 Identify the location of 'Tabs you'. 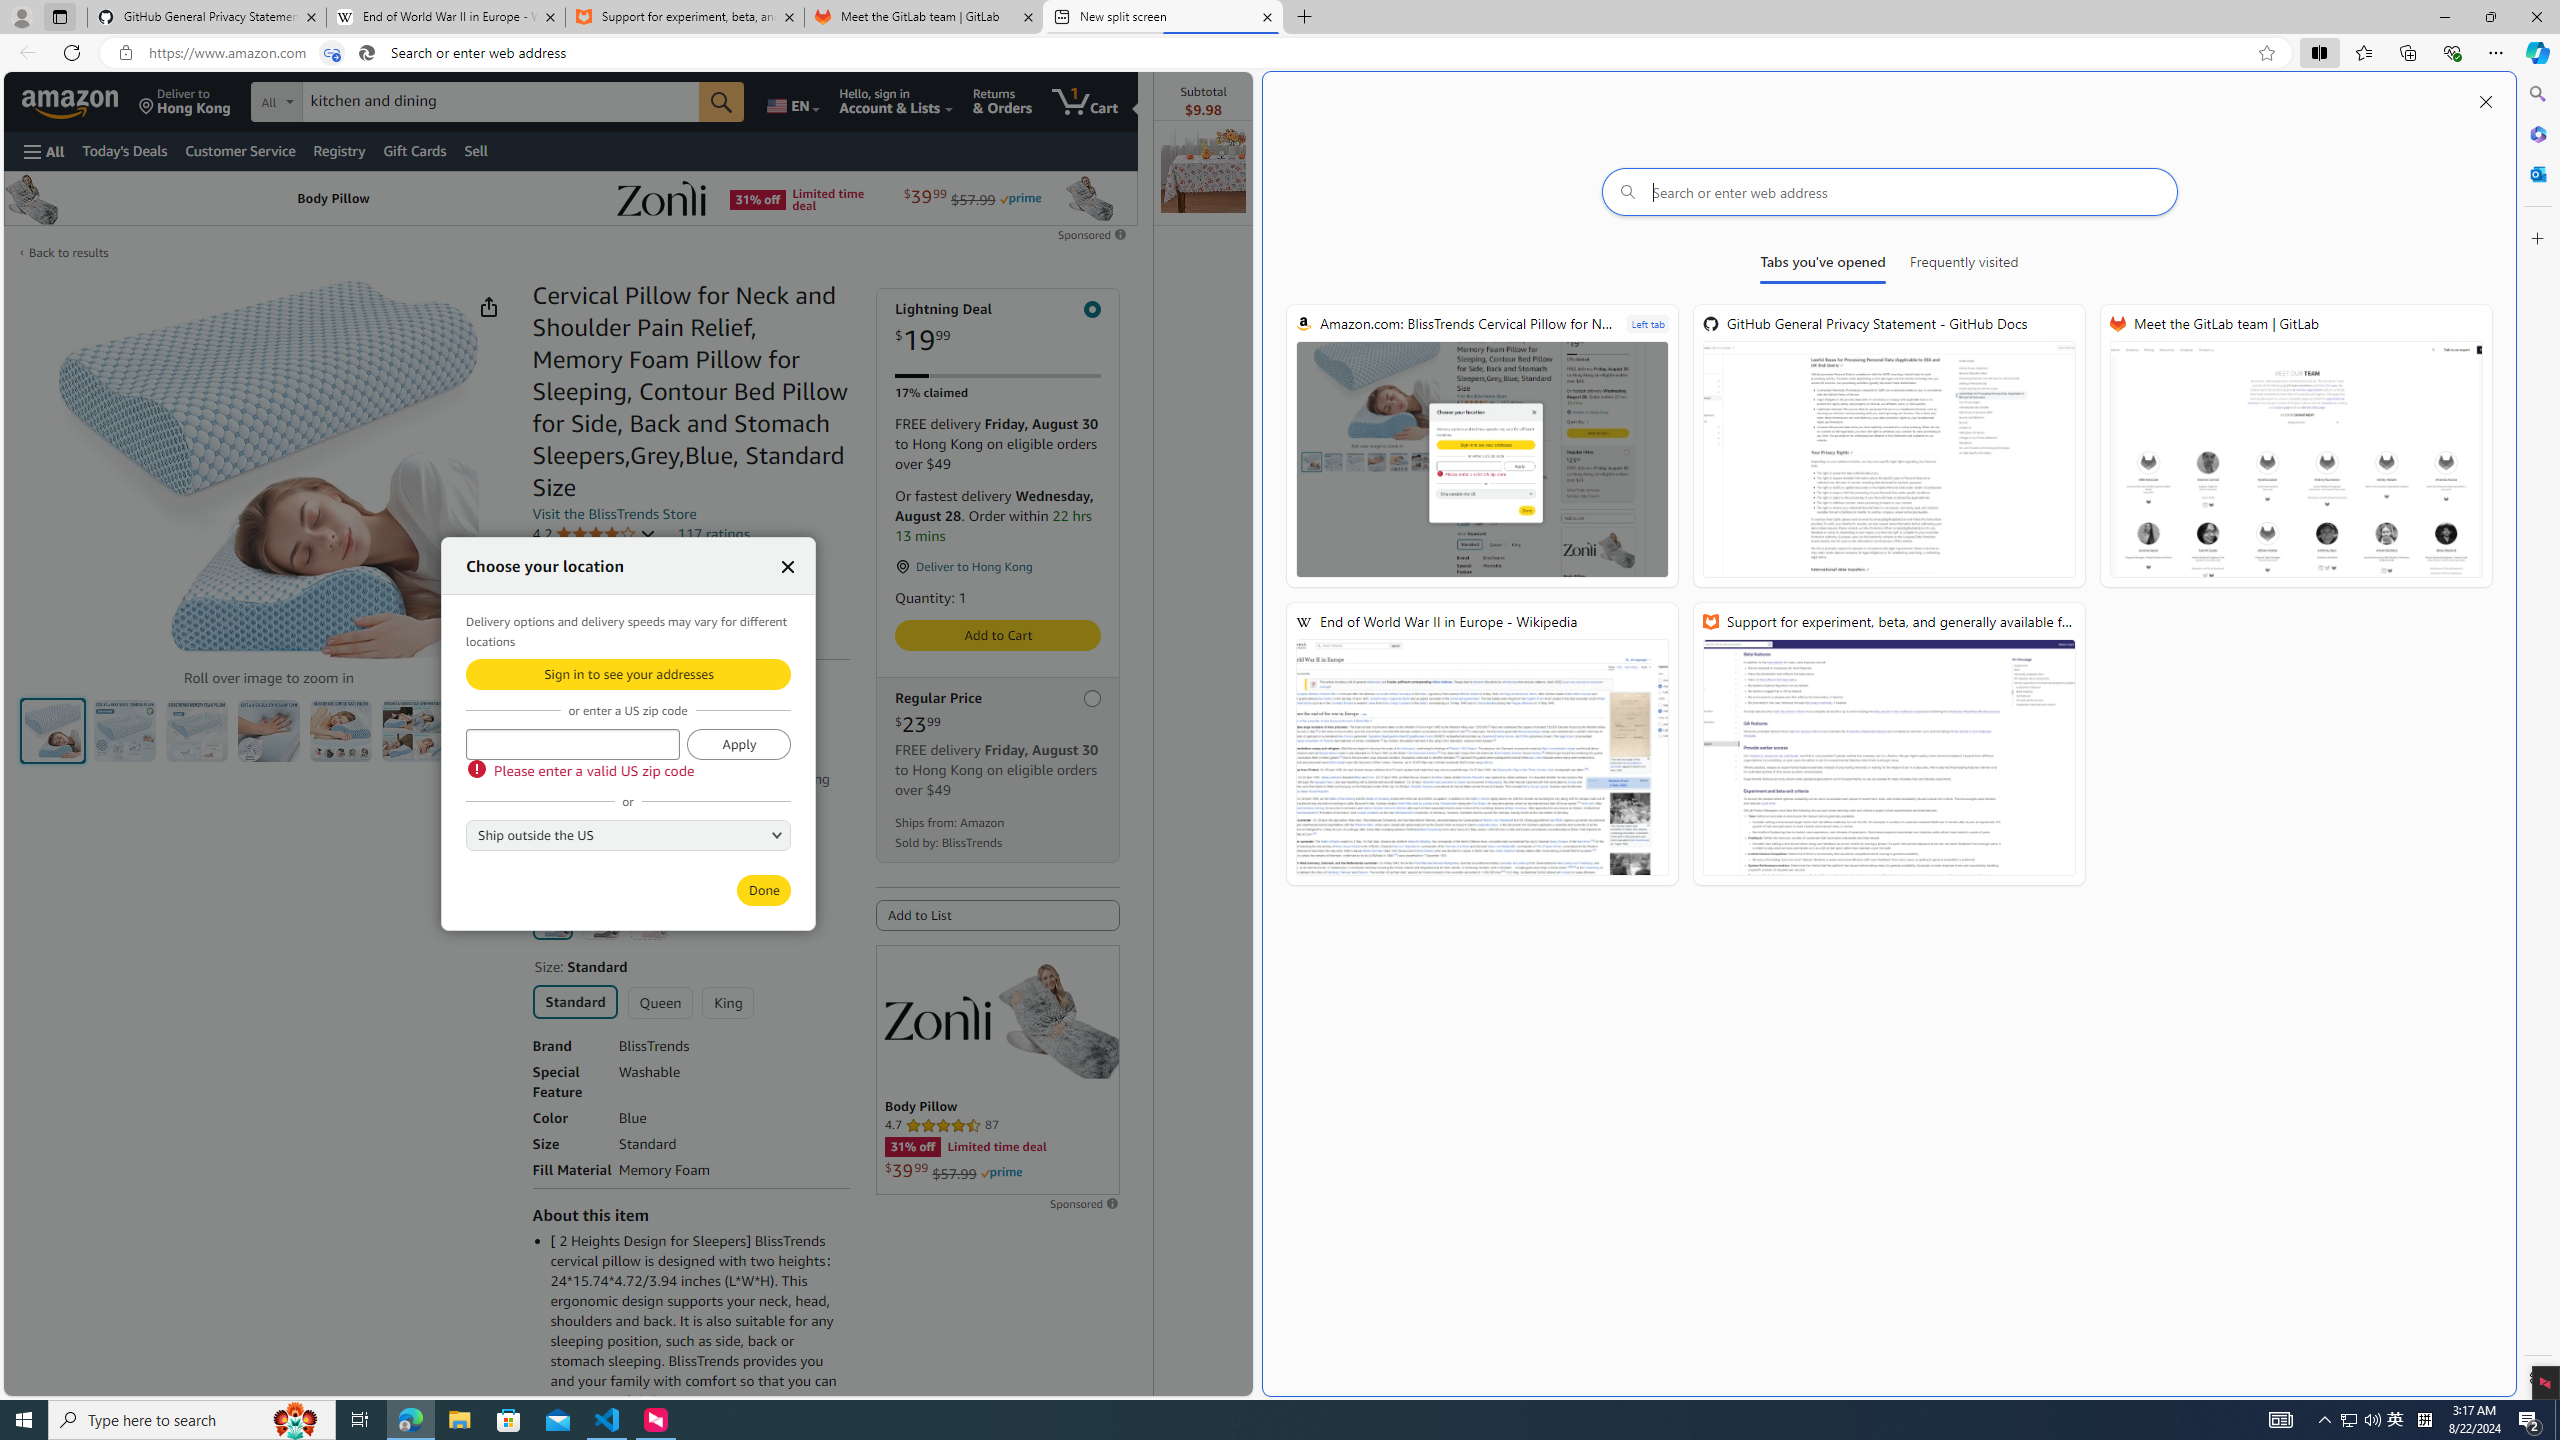
(1823, 265).